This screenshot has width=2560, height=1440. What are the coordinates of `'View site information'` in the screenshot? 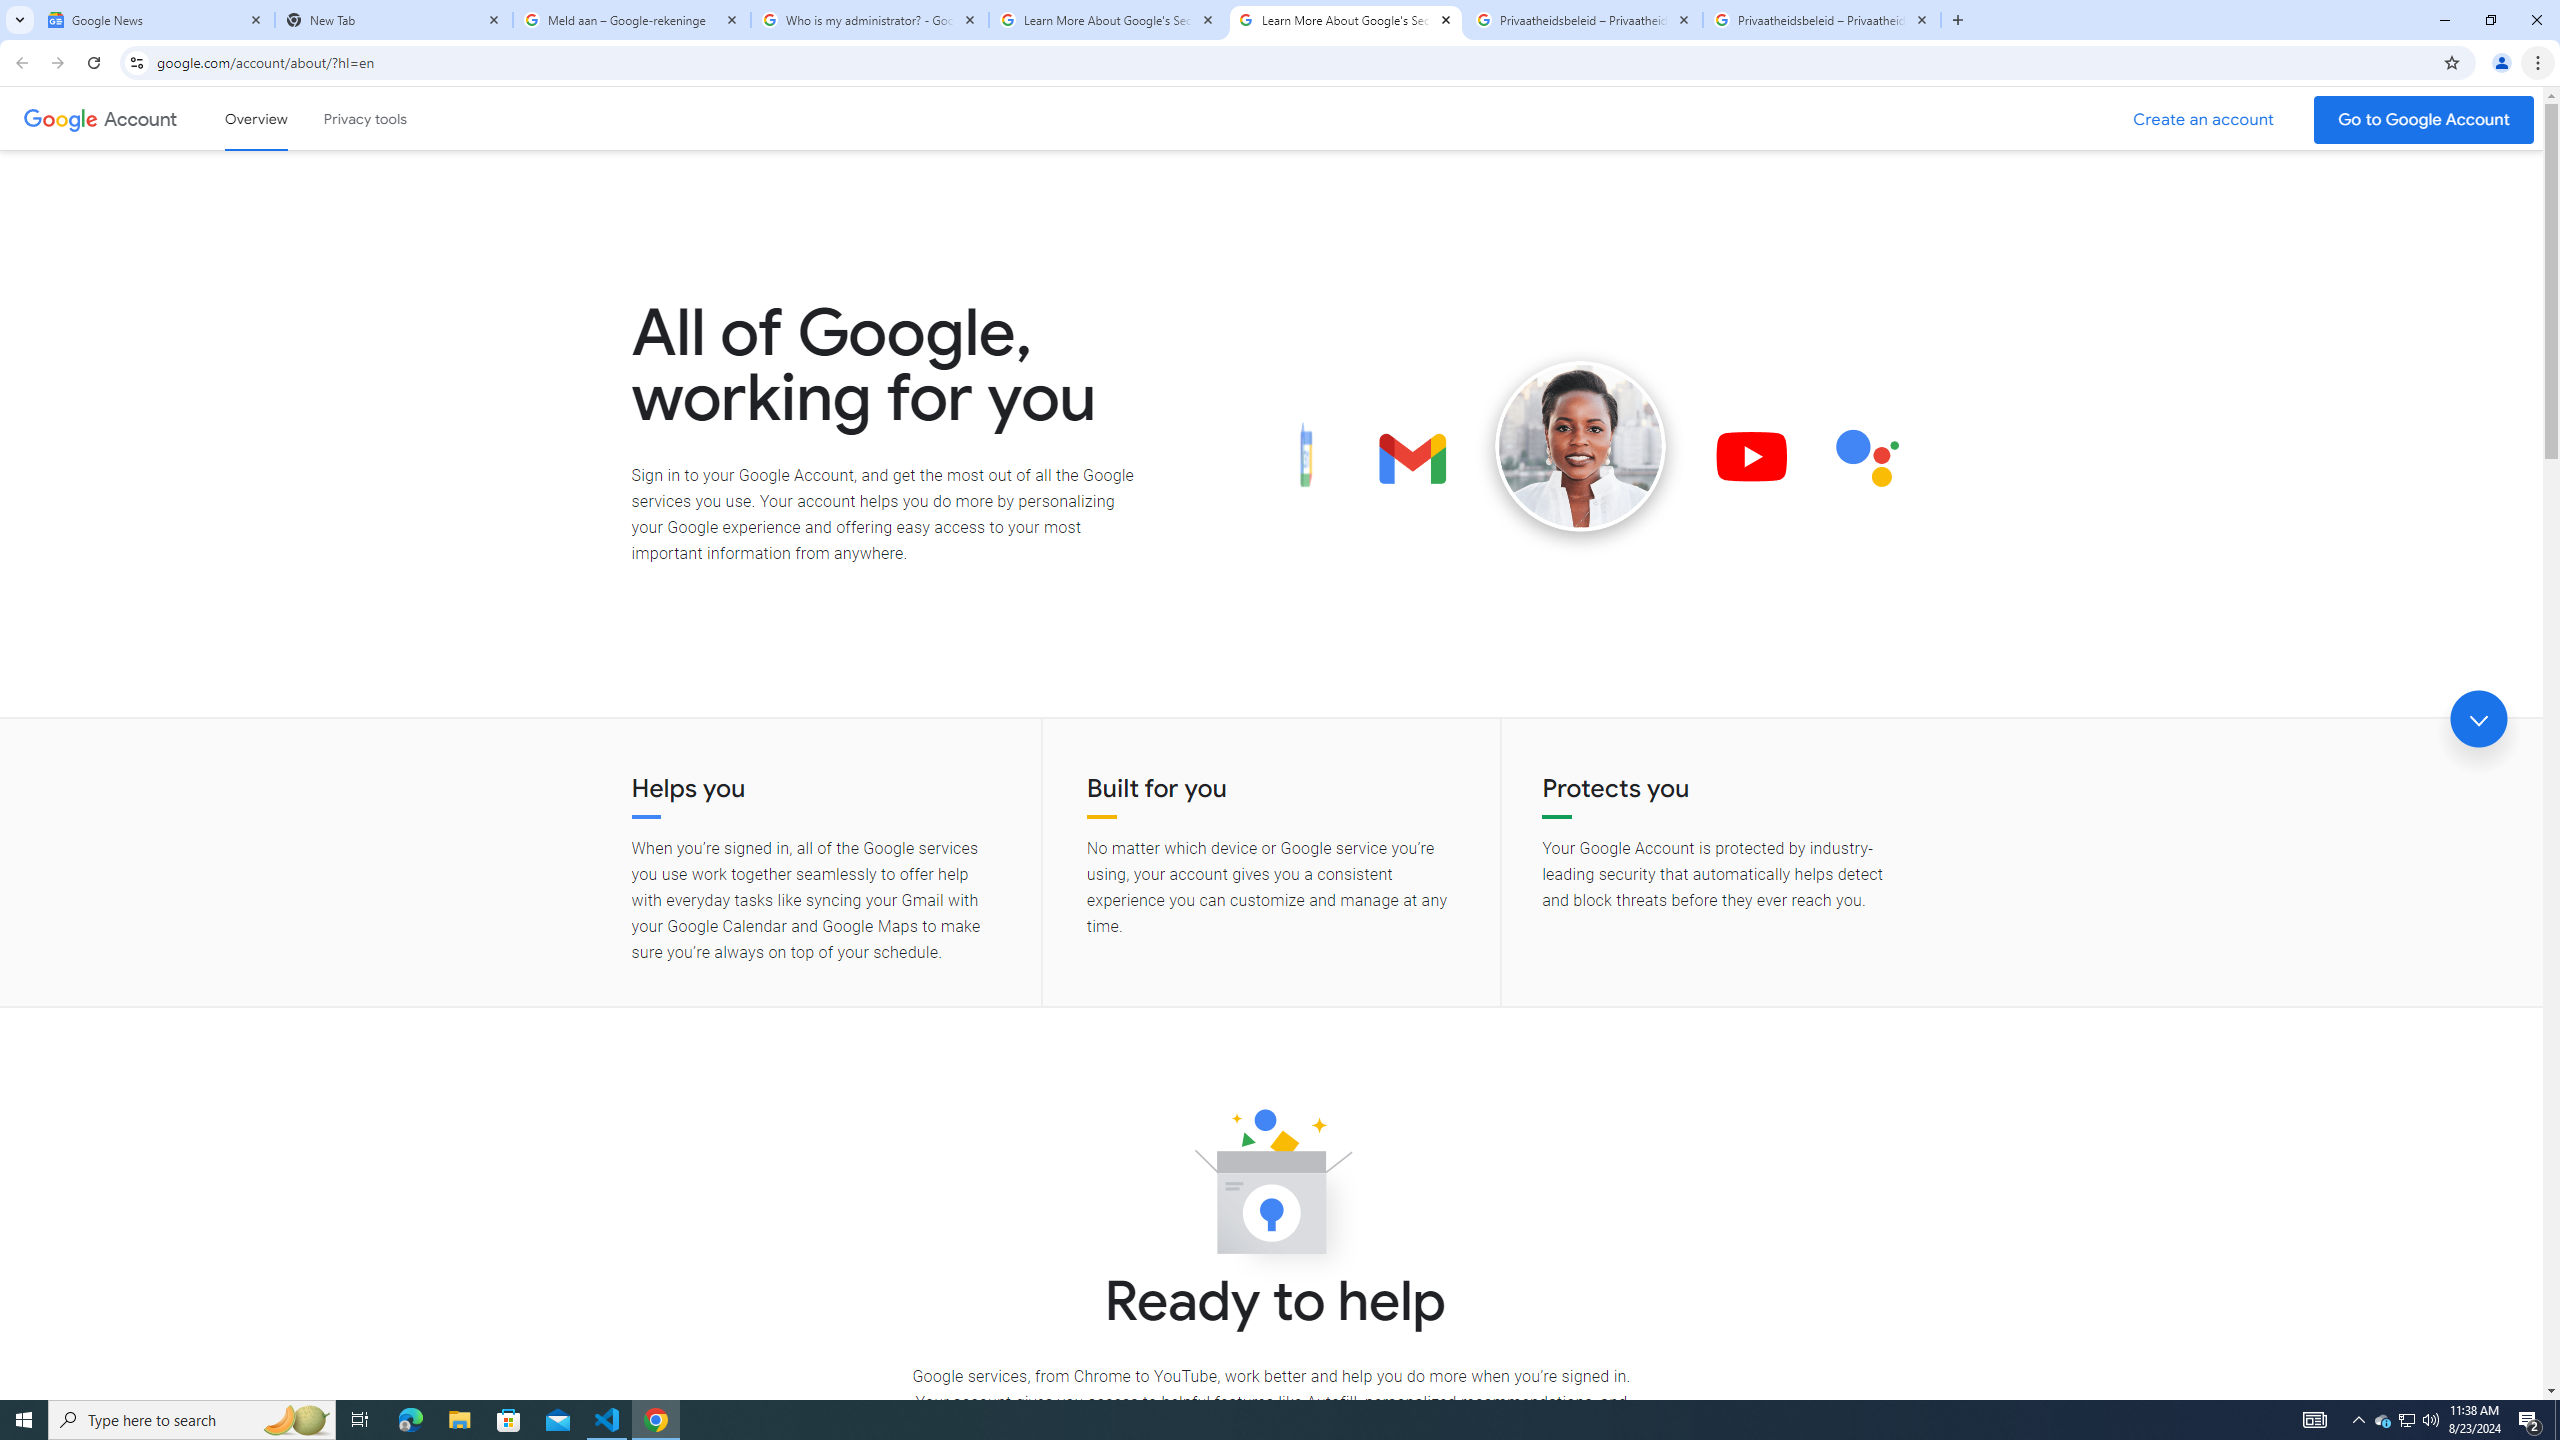 It's located at (135, 61).